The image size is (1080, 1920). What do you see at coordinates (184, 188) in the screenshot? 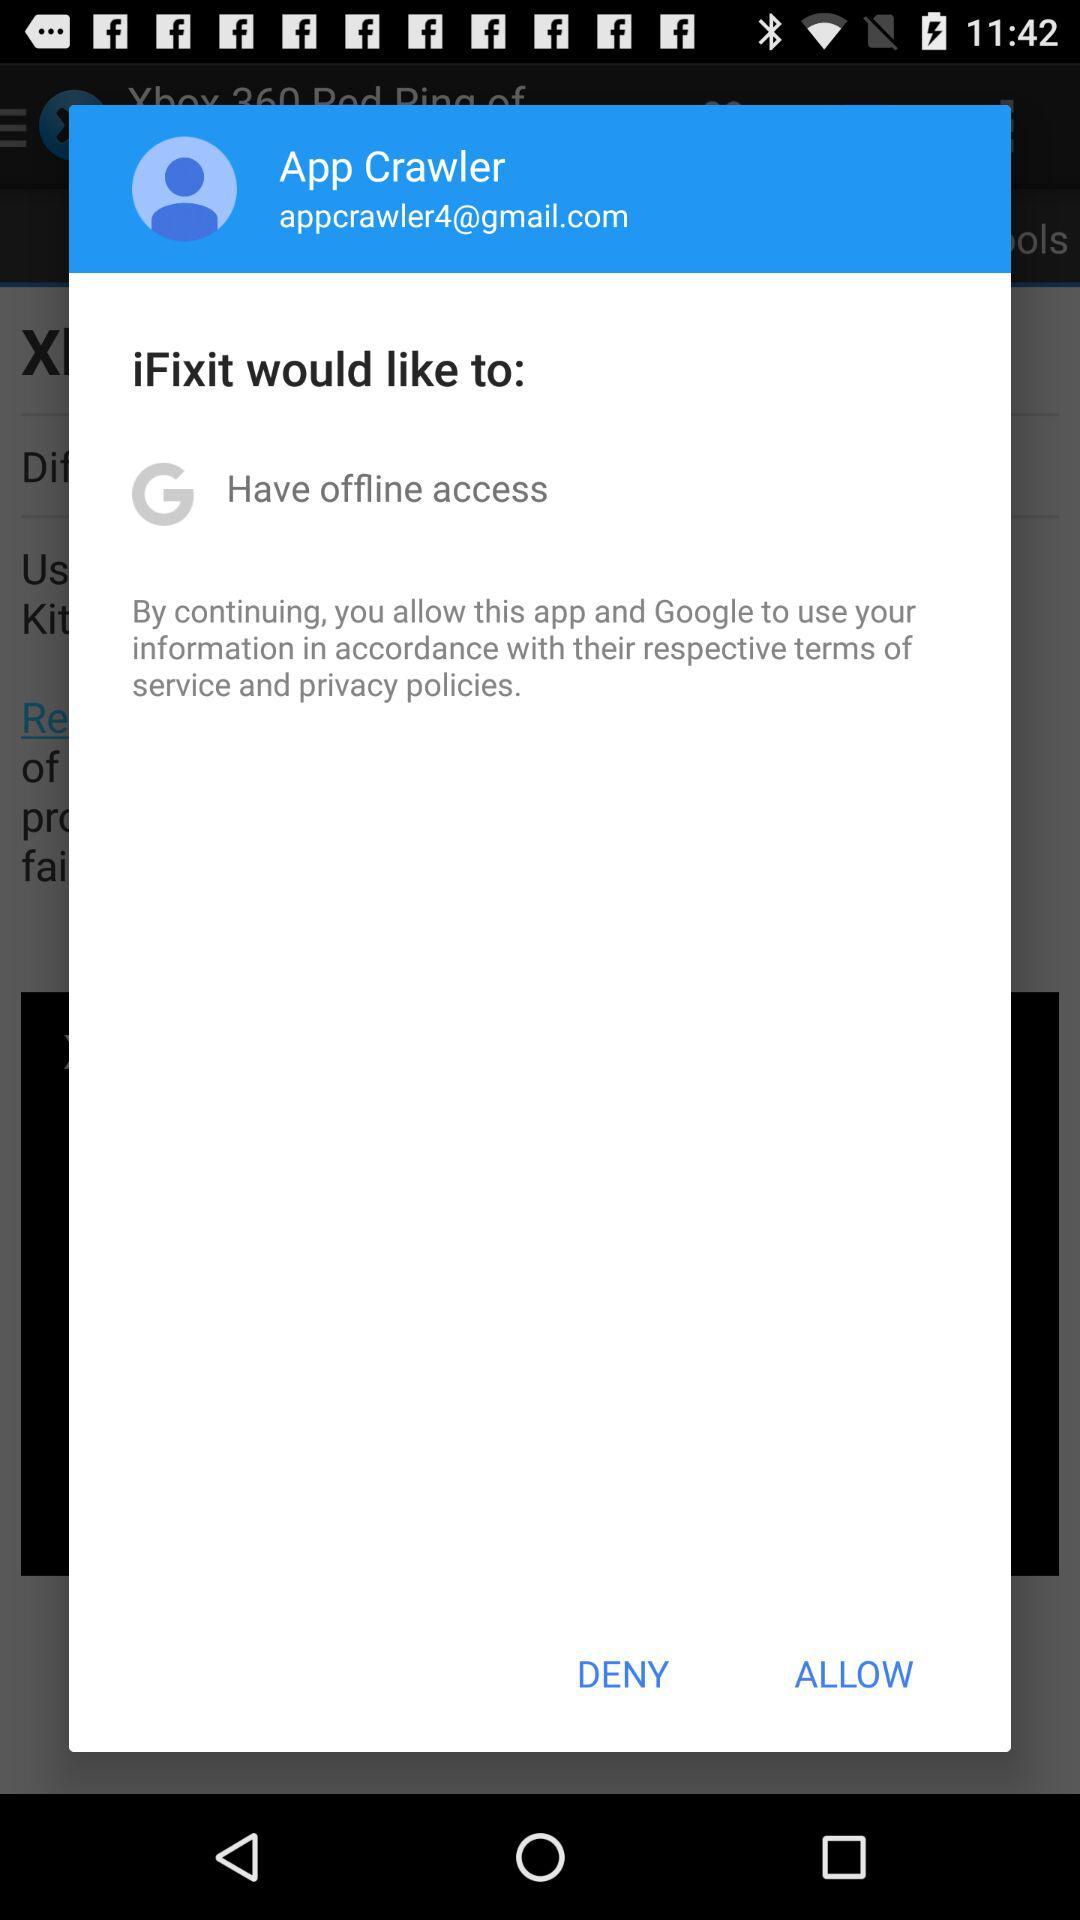
I see `the icon next to the app crawler` at bounding box center [184, 188].